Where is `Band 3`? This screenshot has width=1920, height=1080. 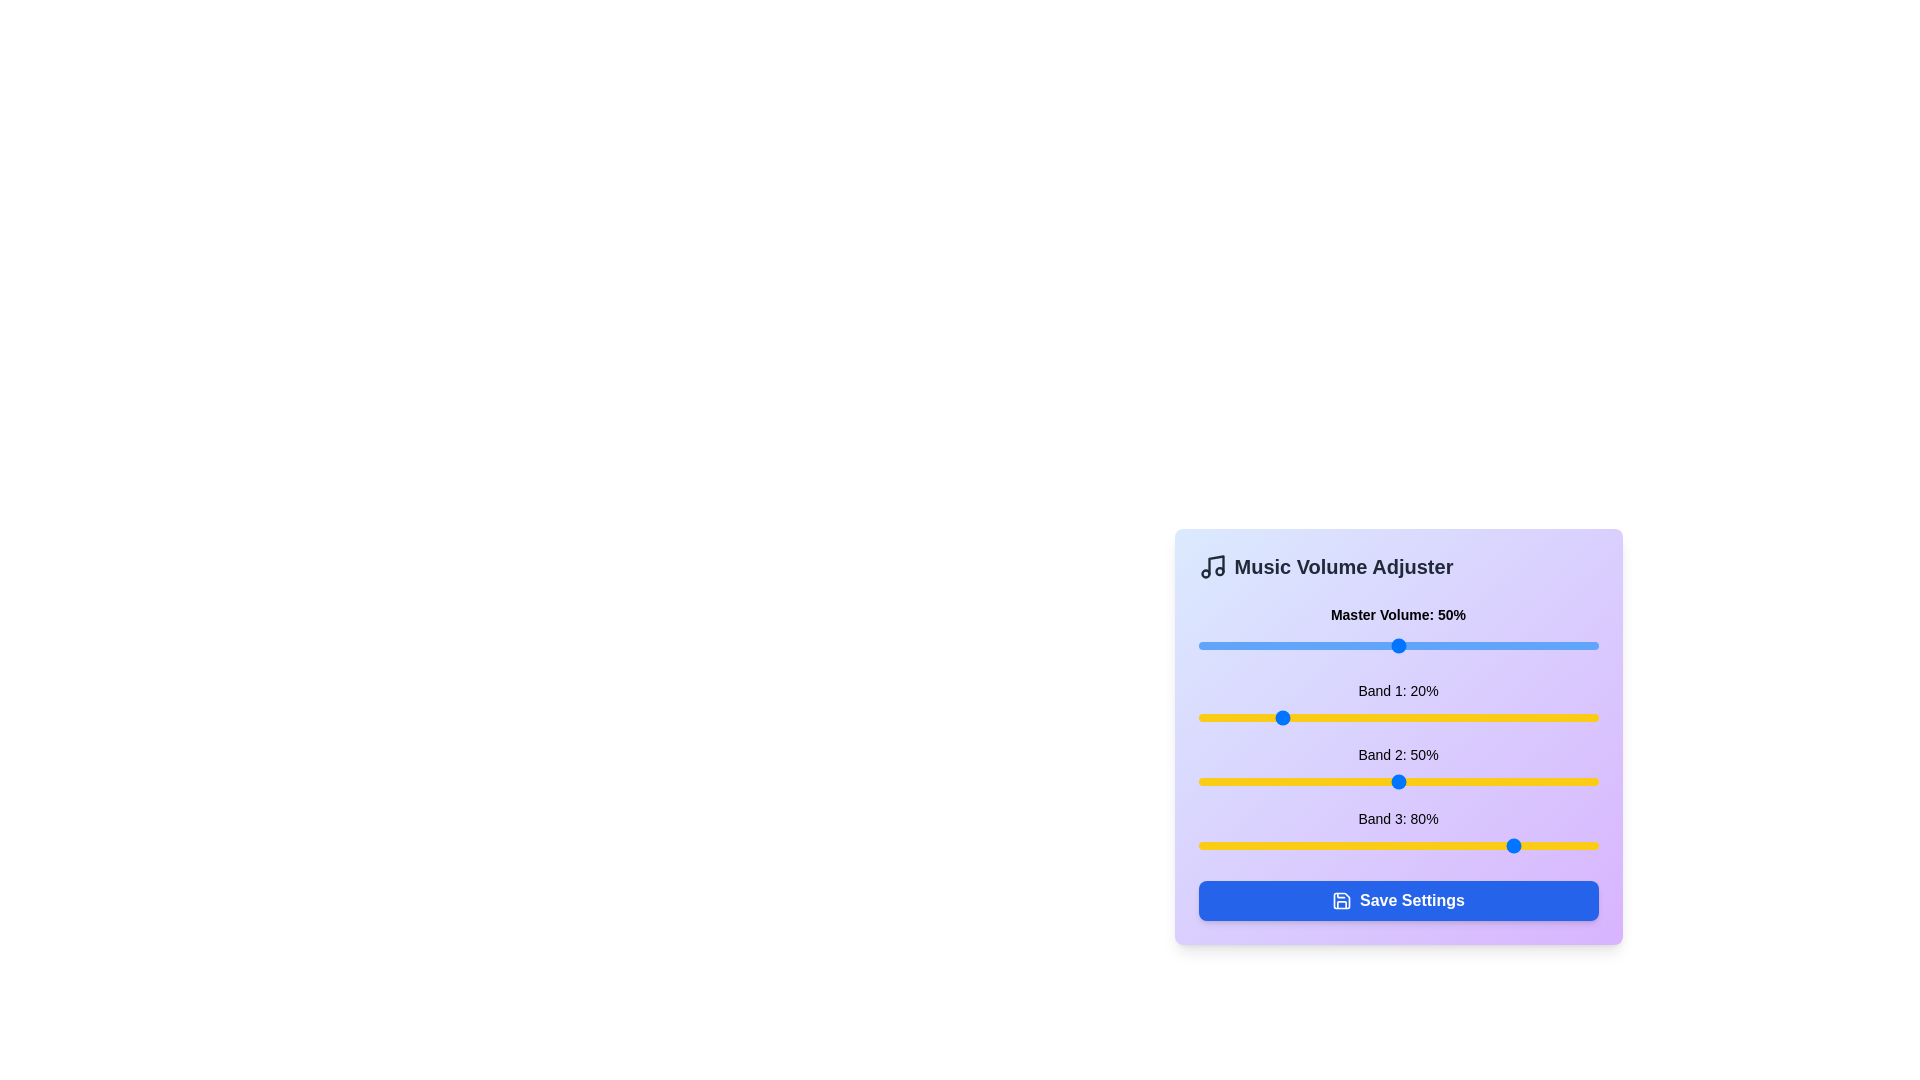
Band 3 is located at coordinates (1510, 845).